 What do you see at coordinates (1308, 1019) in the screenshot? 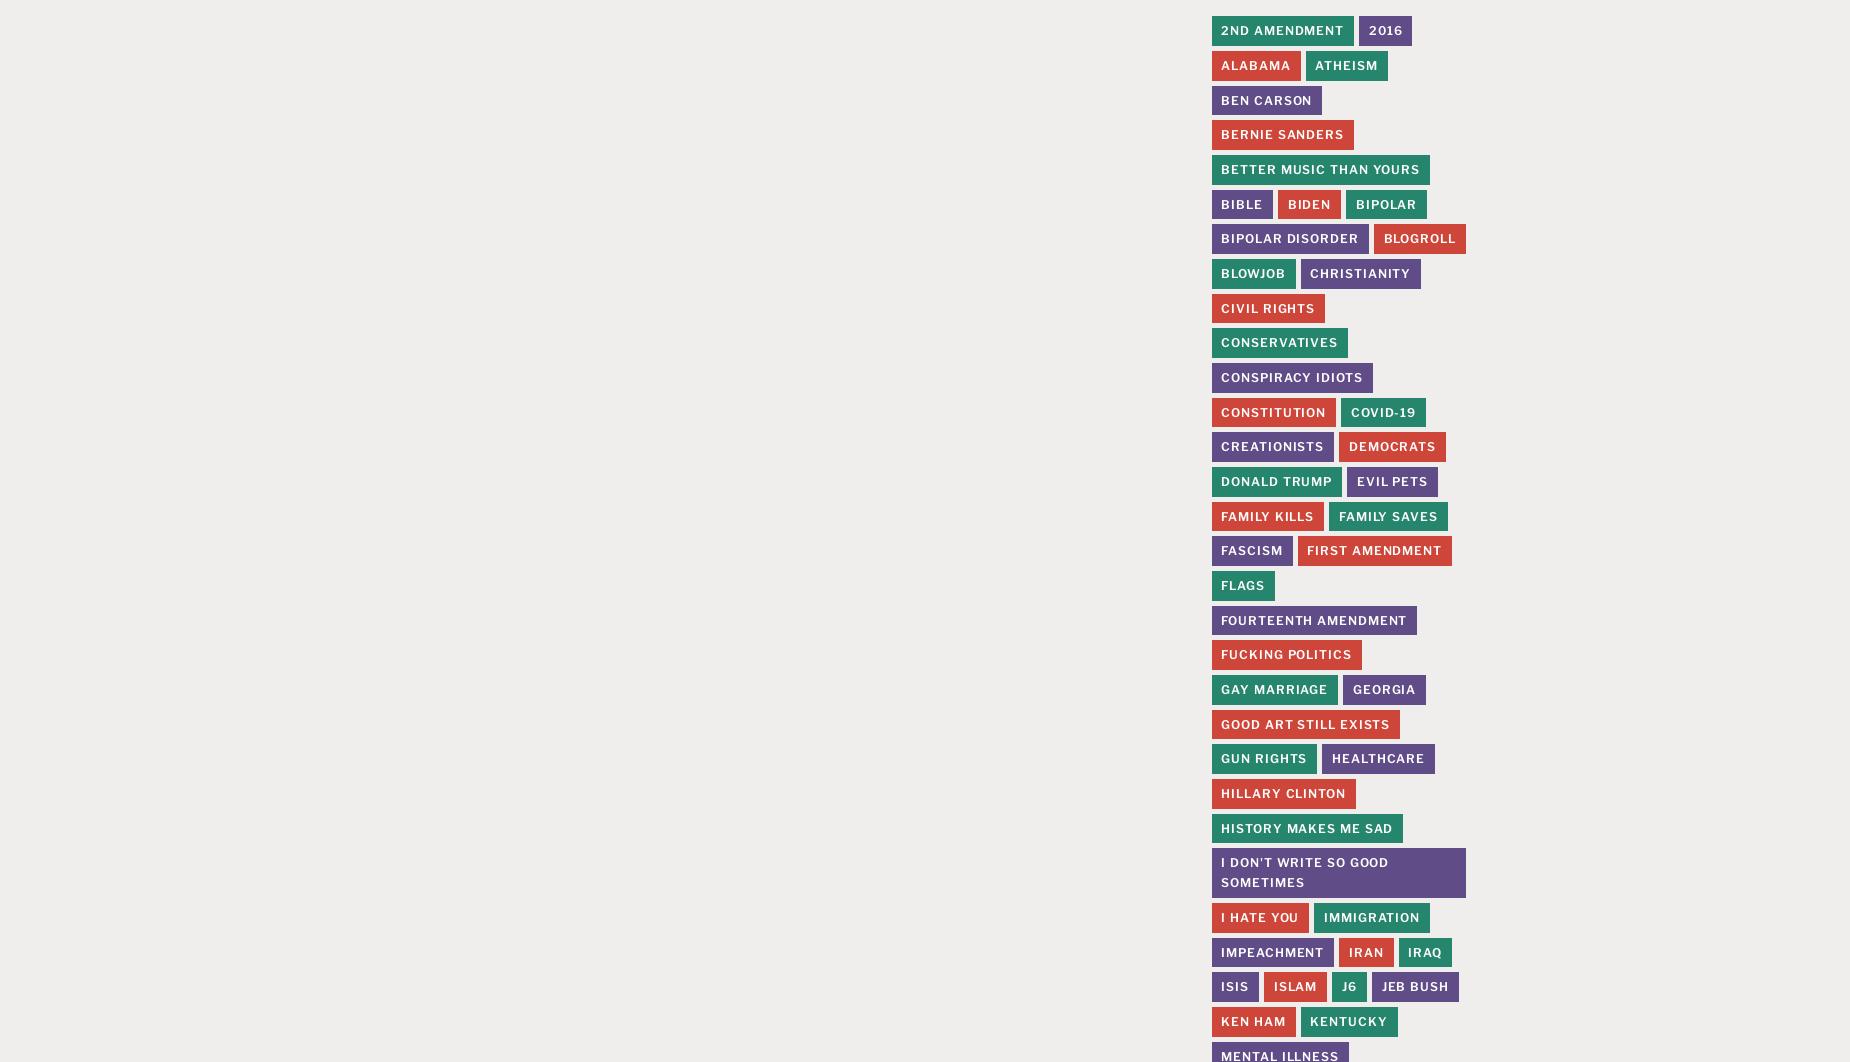
I see `'Kentucky'` at bounding box center [1308, 1019].